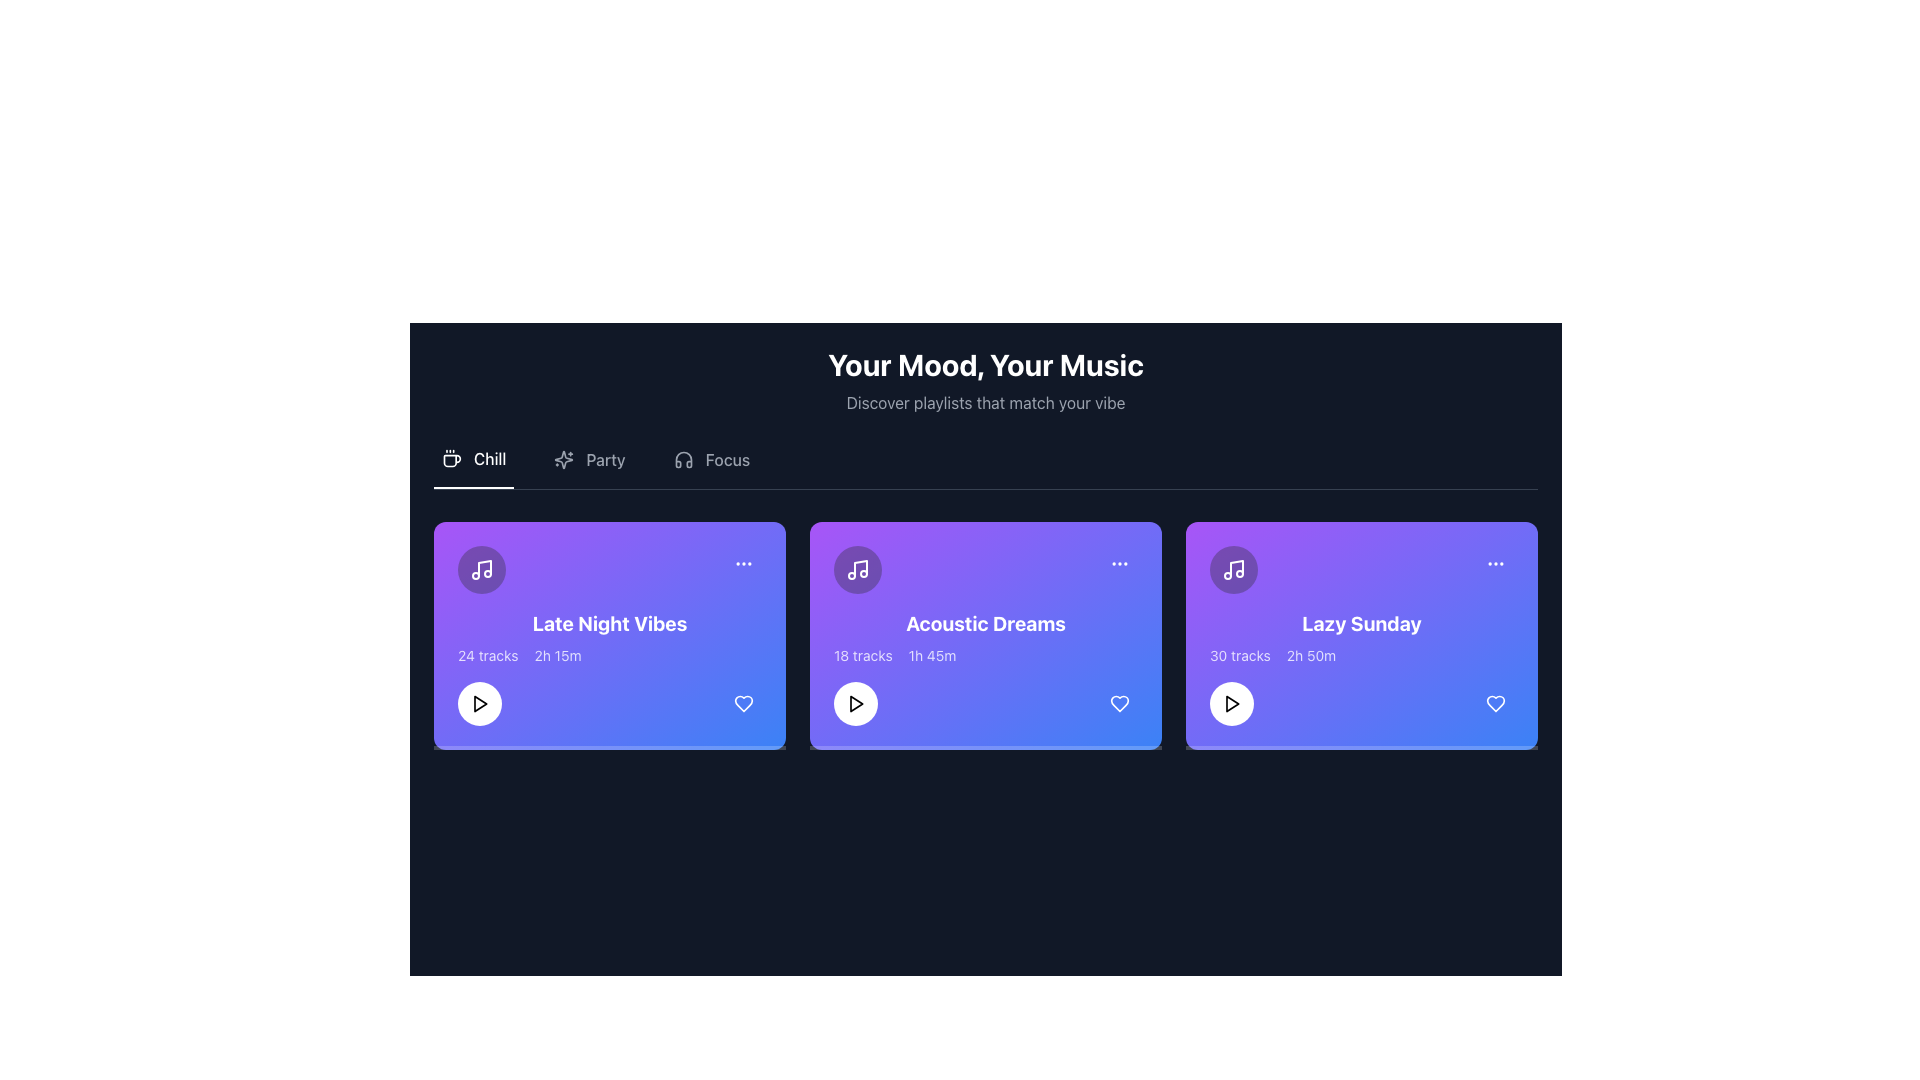 The height and width of the screenshot is (1080, 1920). What do you see at coordinates (1118, 703) in the screenshot?
I see `the heart-shaped icon in the bottom-right corner of the 'Acoustic Dreams' card to mark it as liked or favorited` at bounding box center [1118, 703].